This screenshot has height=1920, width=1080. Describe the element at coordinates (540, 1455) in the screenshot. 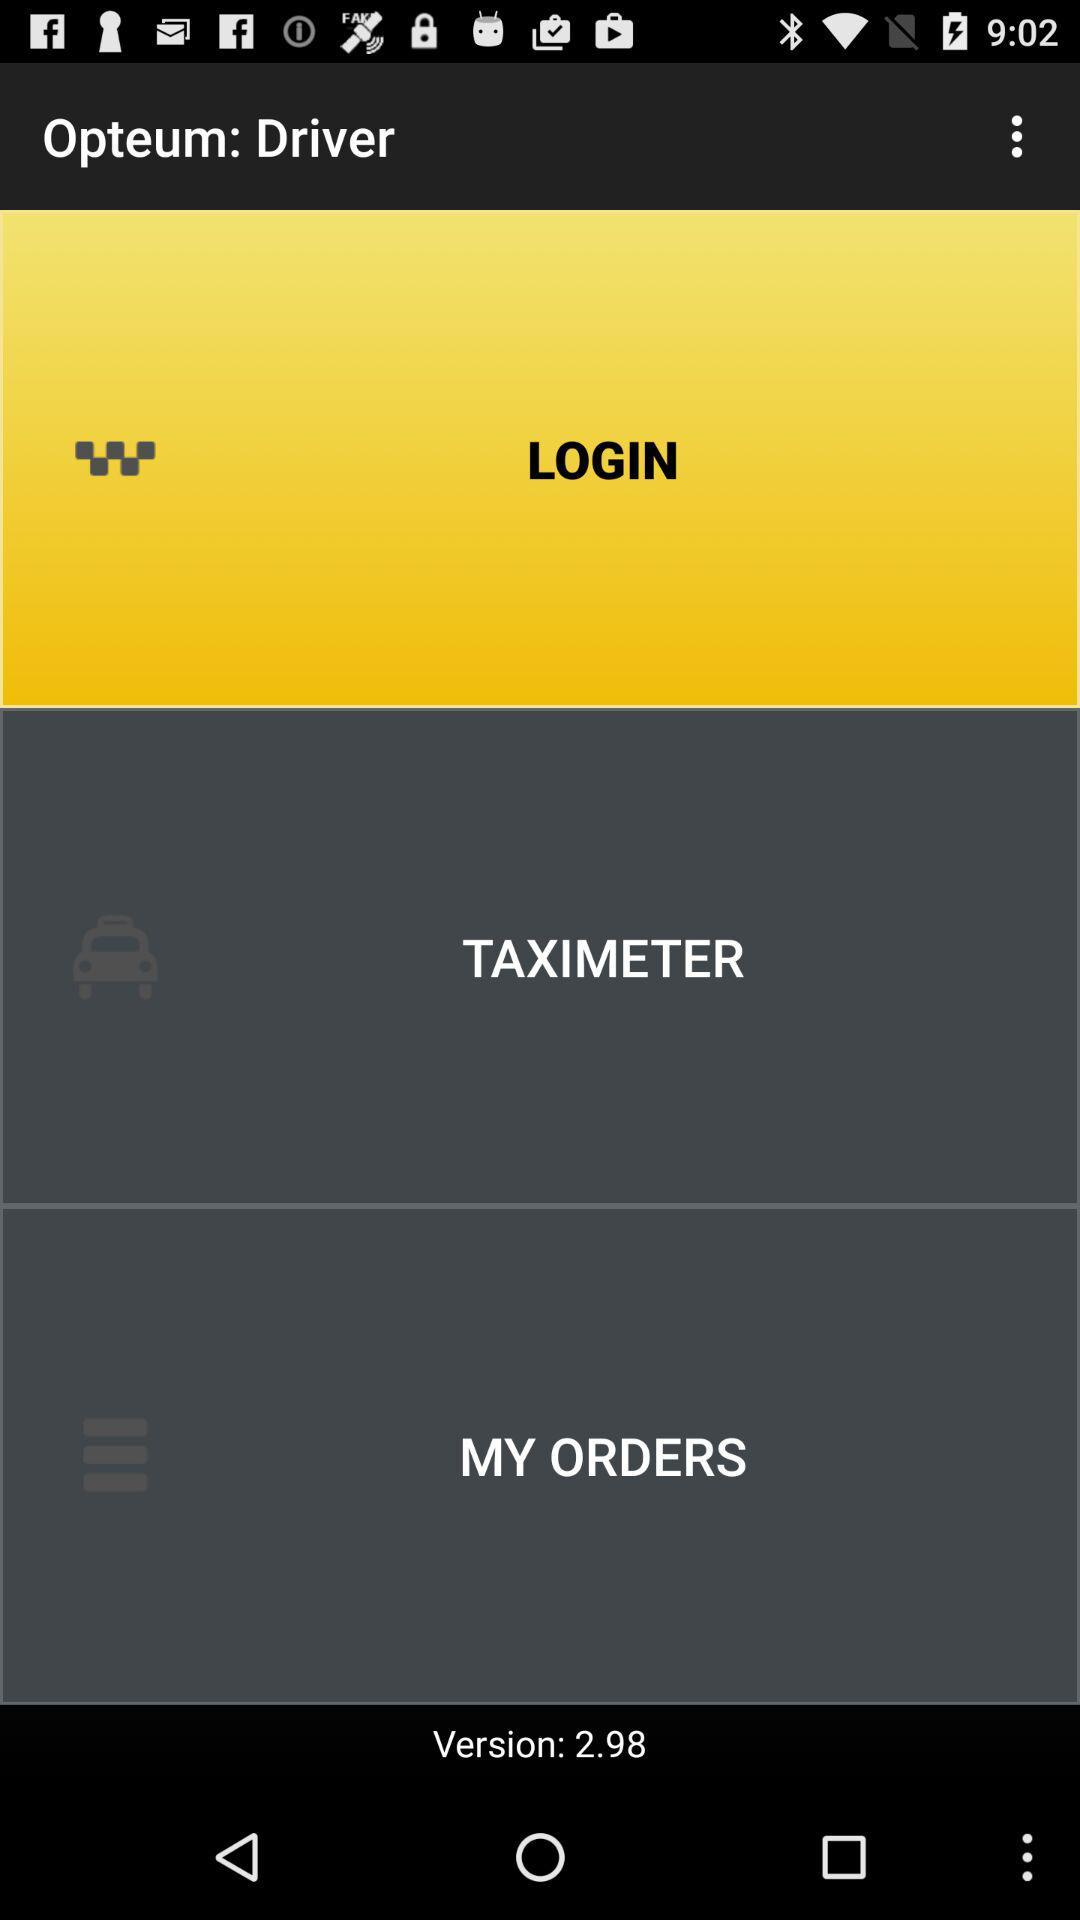

I see `icon below the taximeter item` at that location.